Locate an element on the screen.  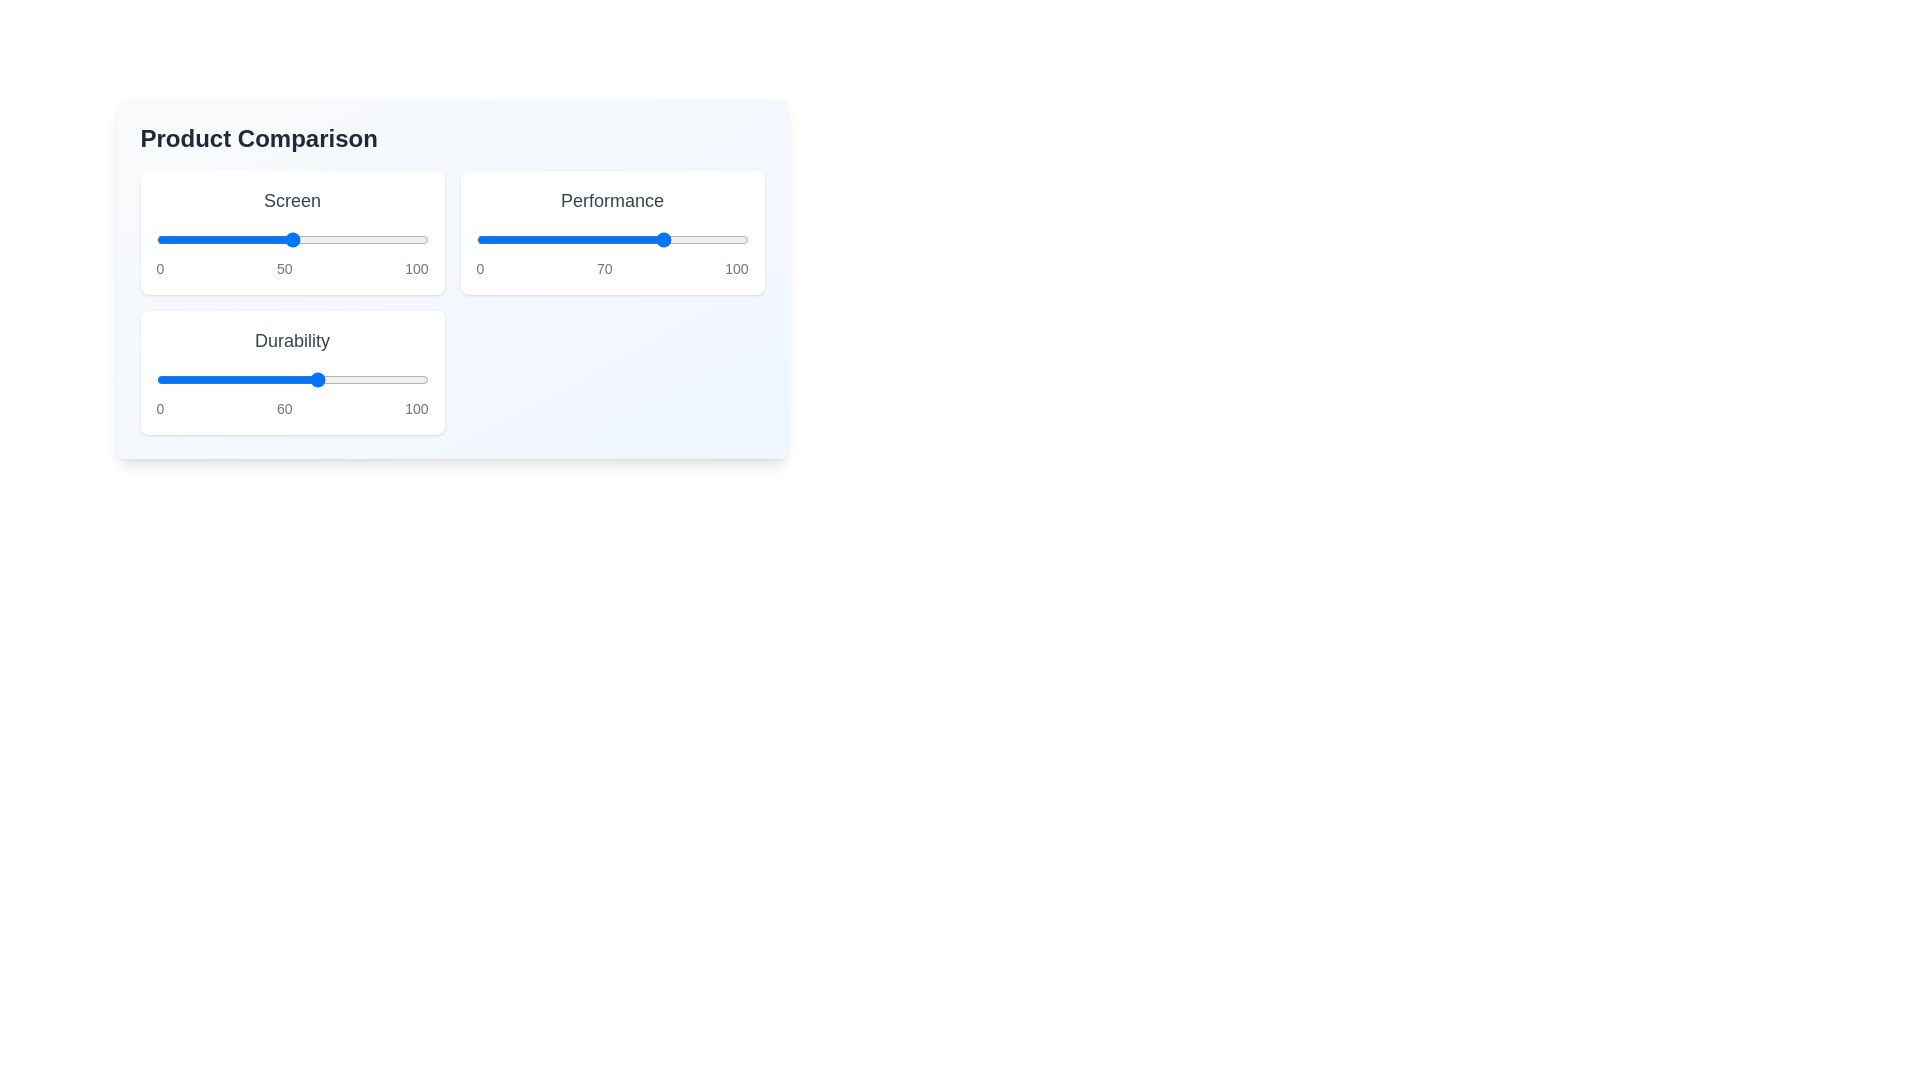
the 'Screen' slider to the value 13 is located at coordinates (191, 238).